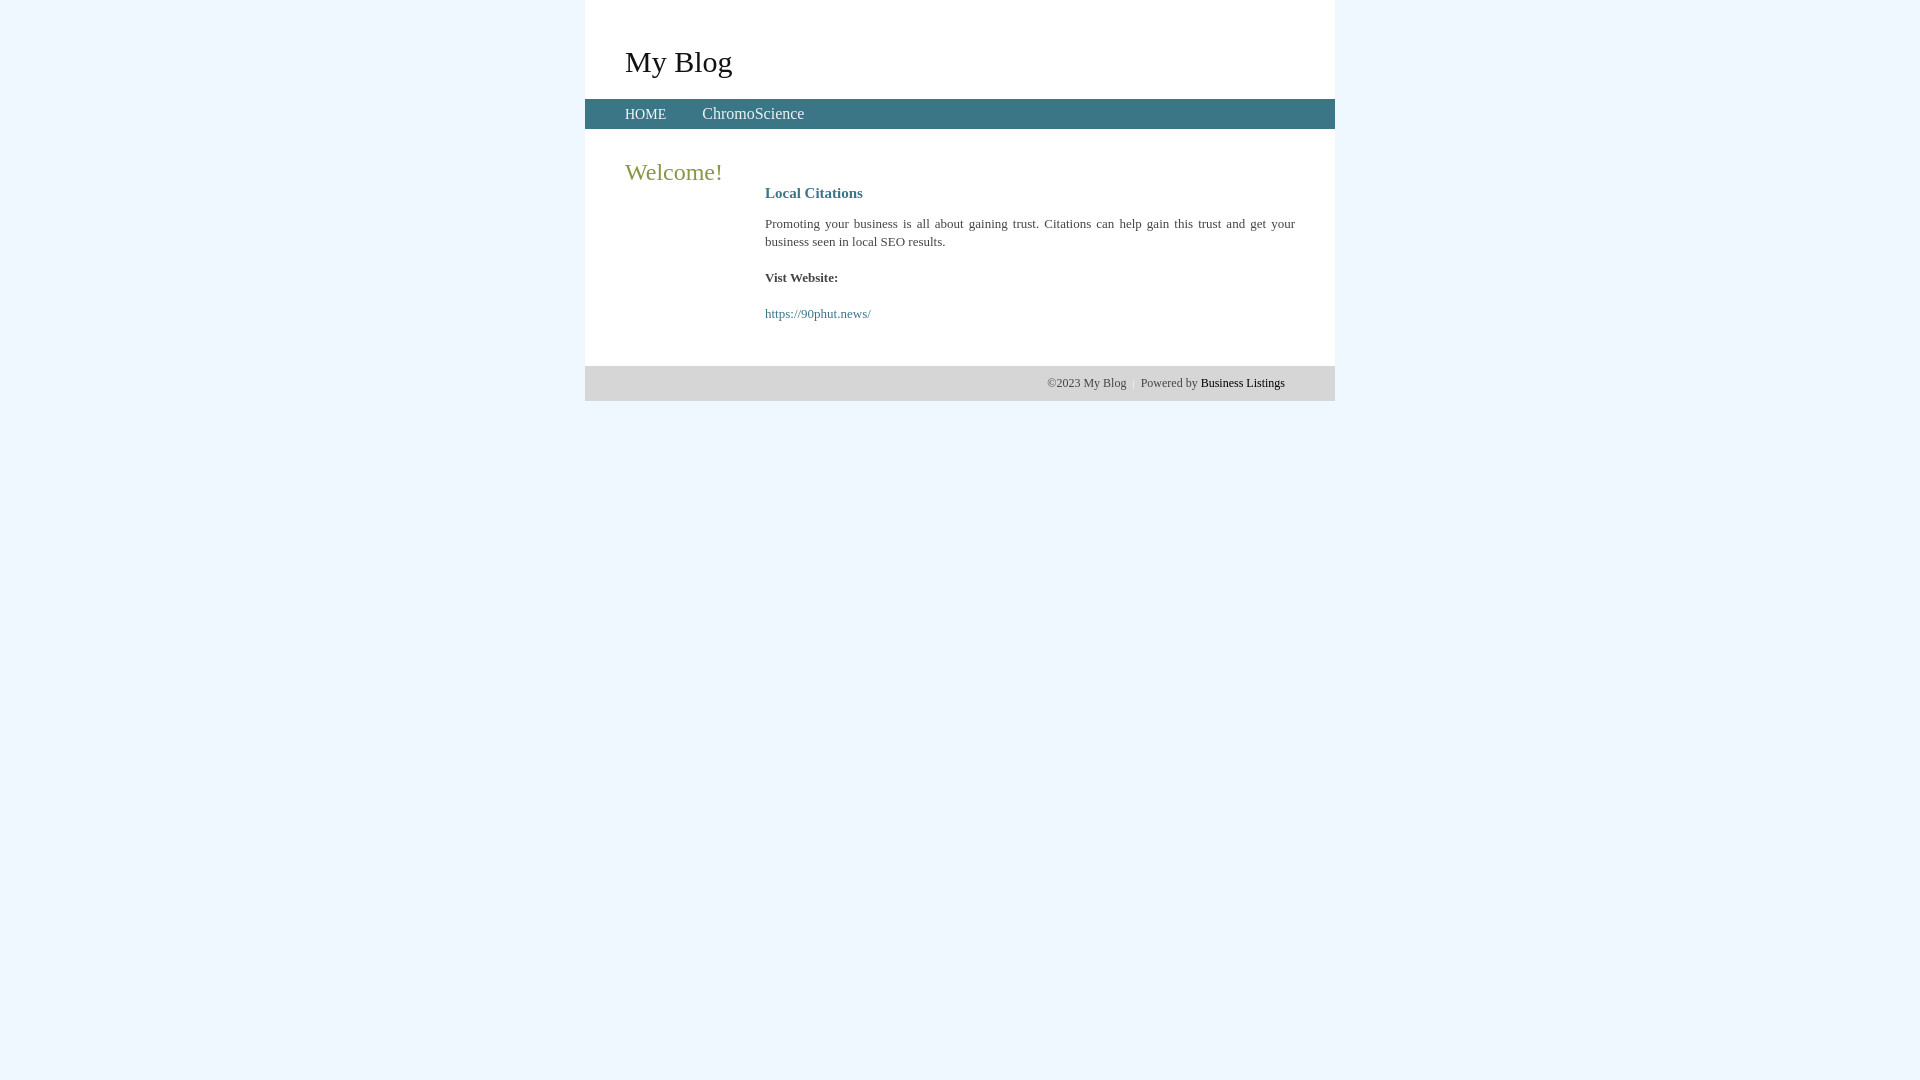  I want to click on 'Business Listings', so click(1242, 382).